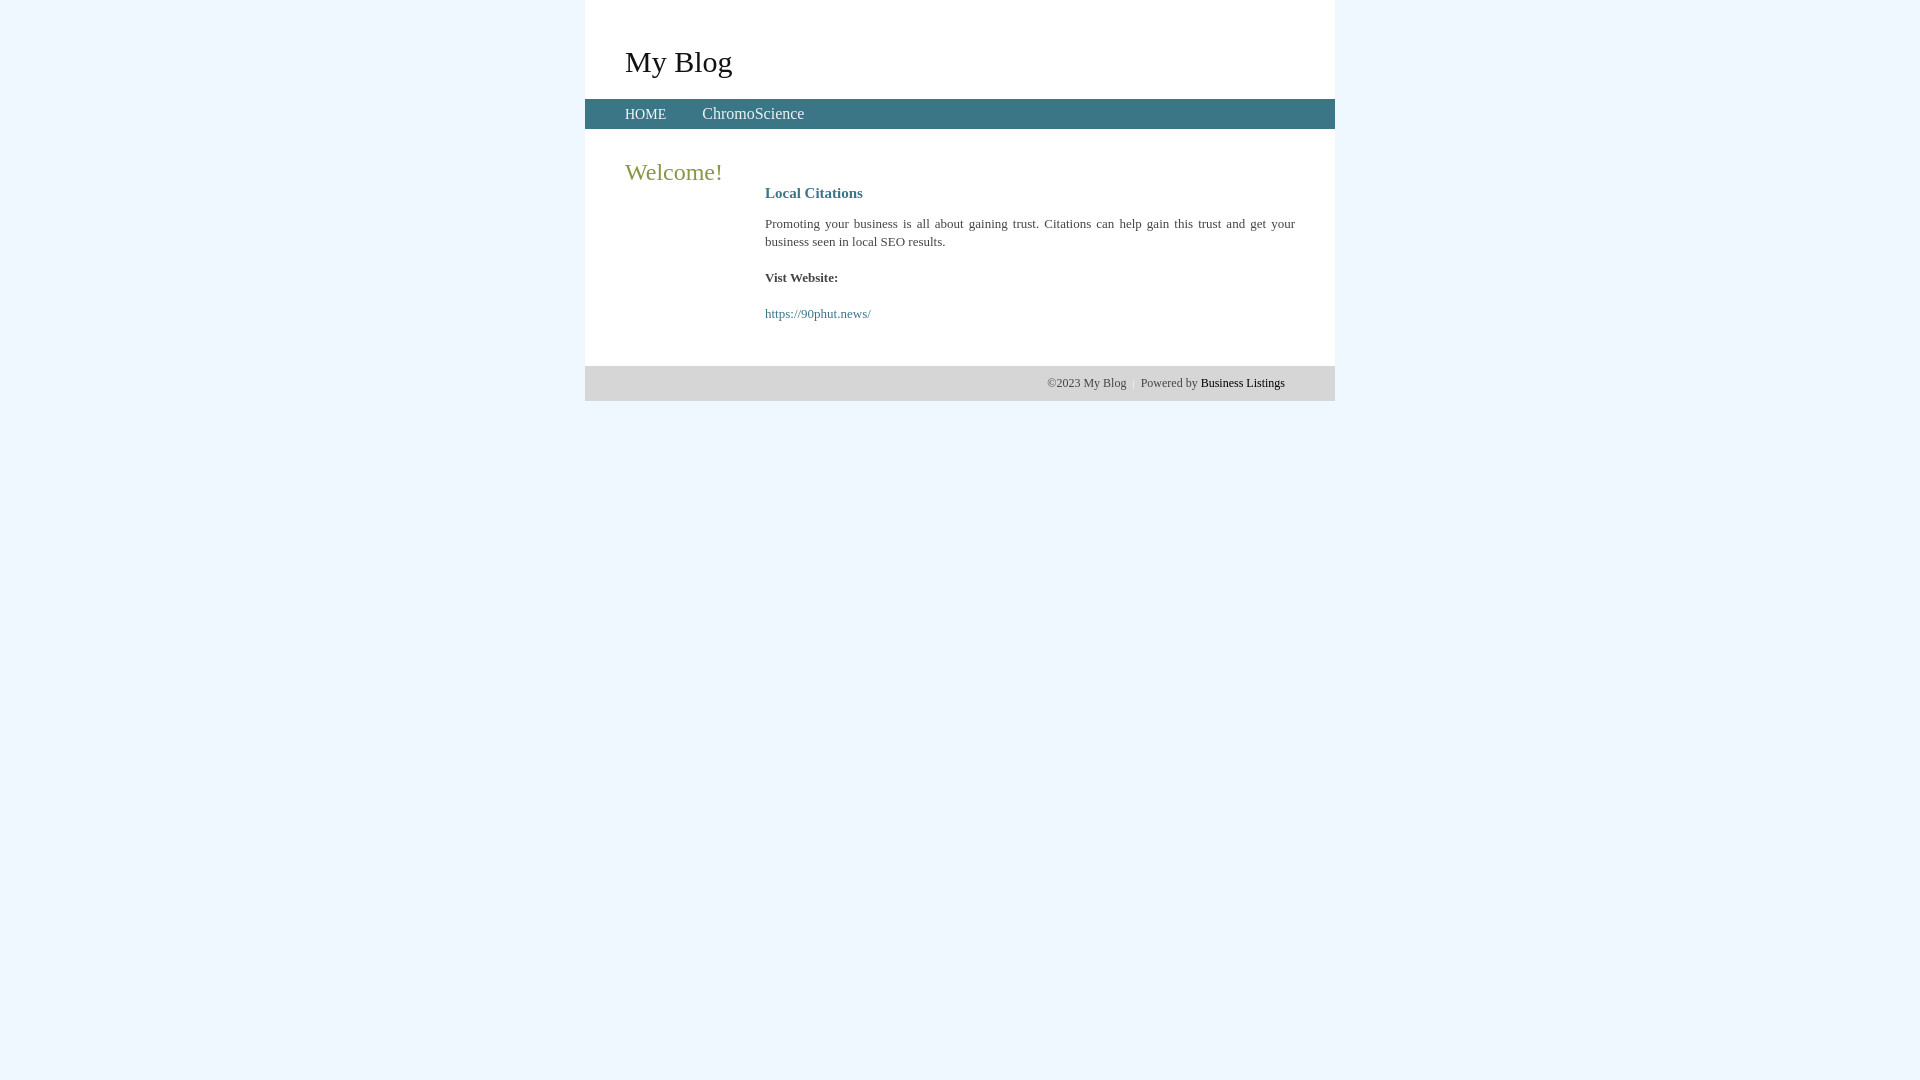  I want to click on 'Business Listings', so click(1242, 382).